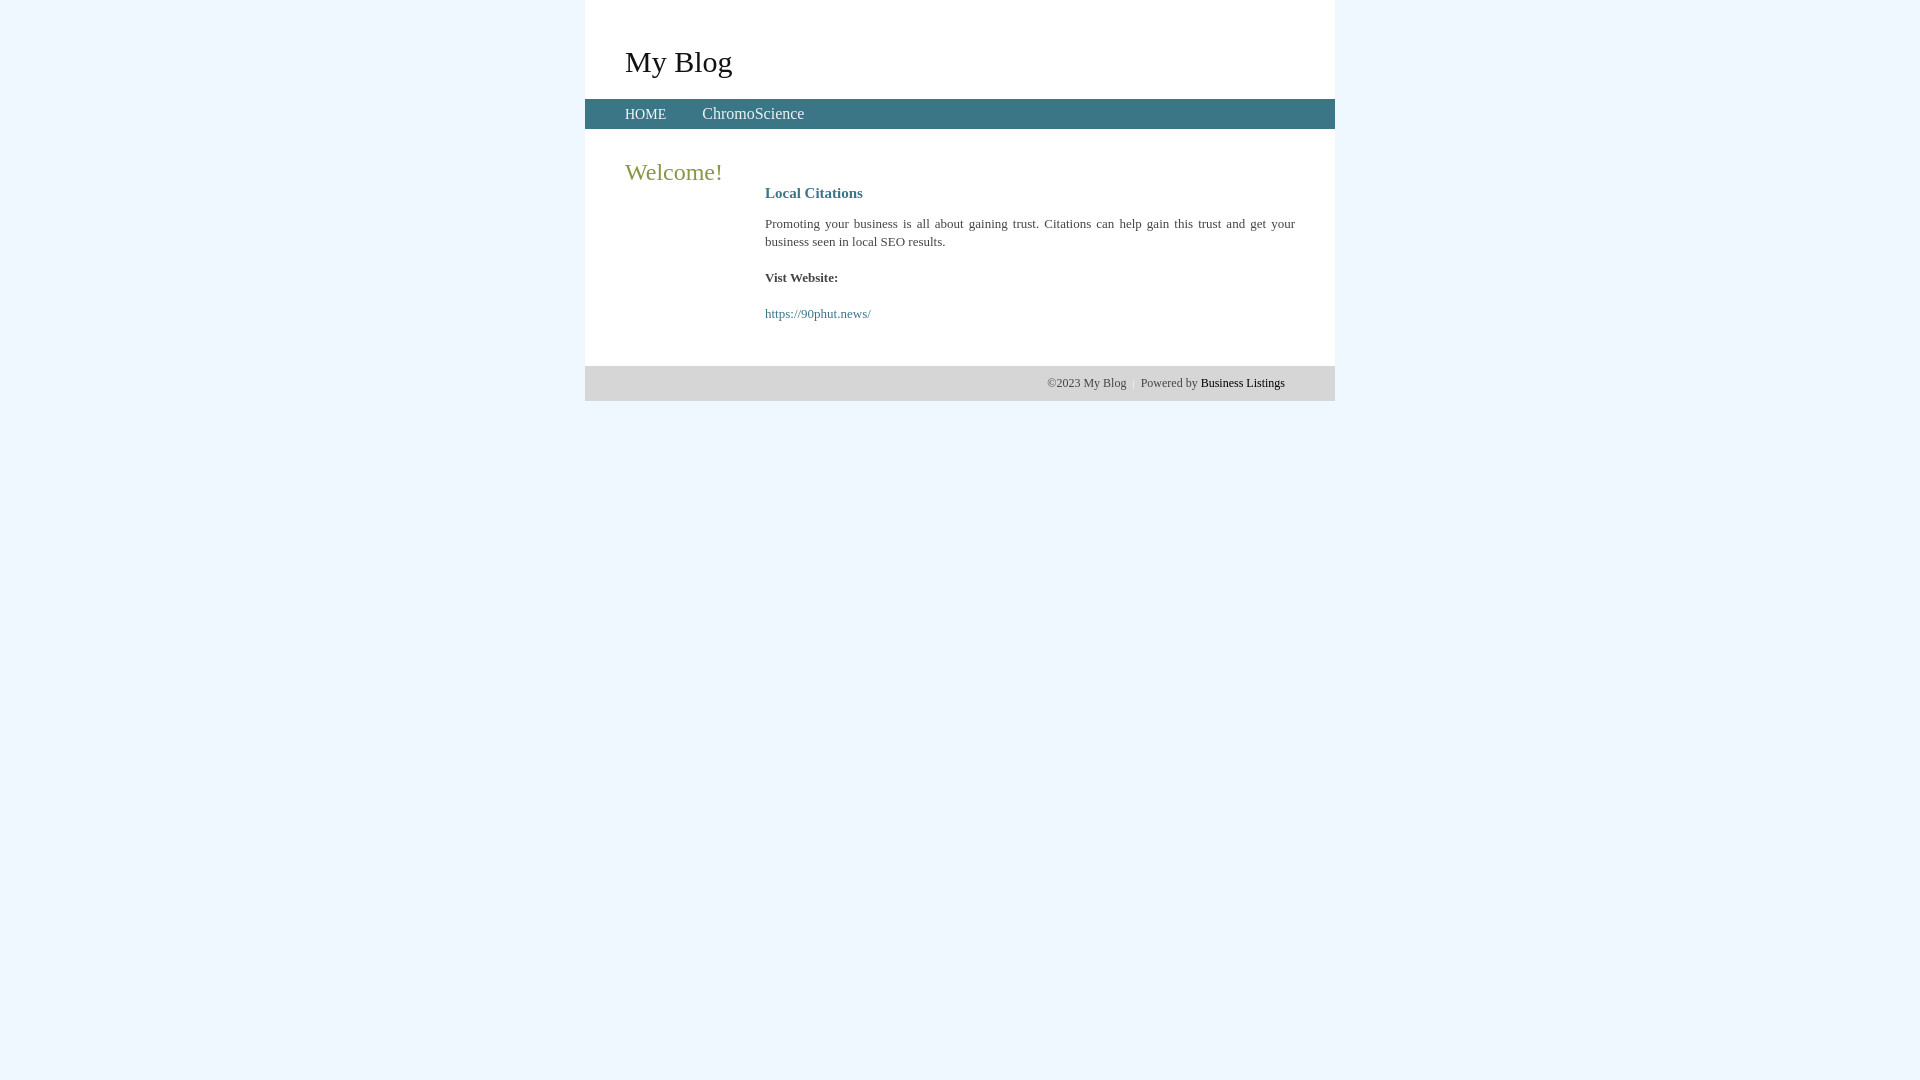  I want to click on 'Business Listings', so click(1242, 382).